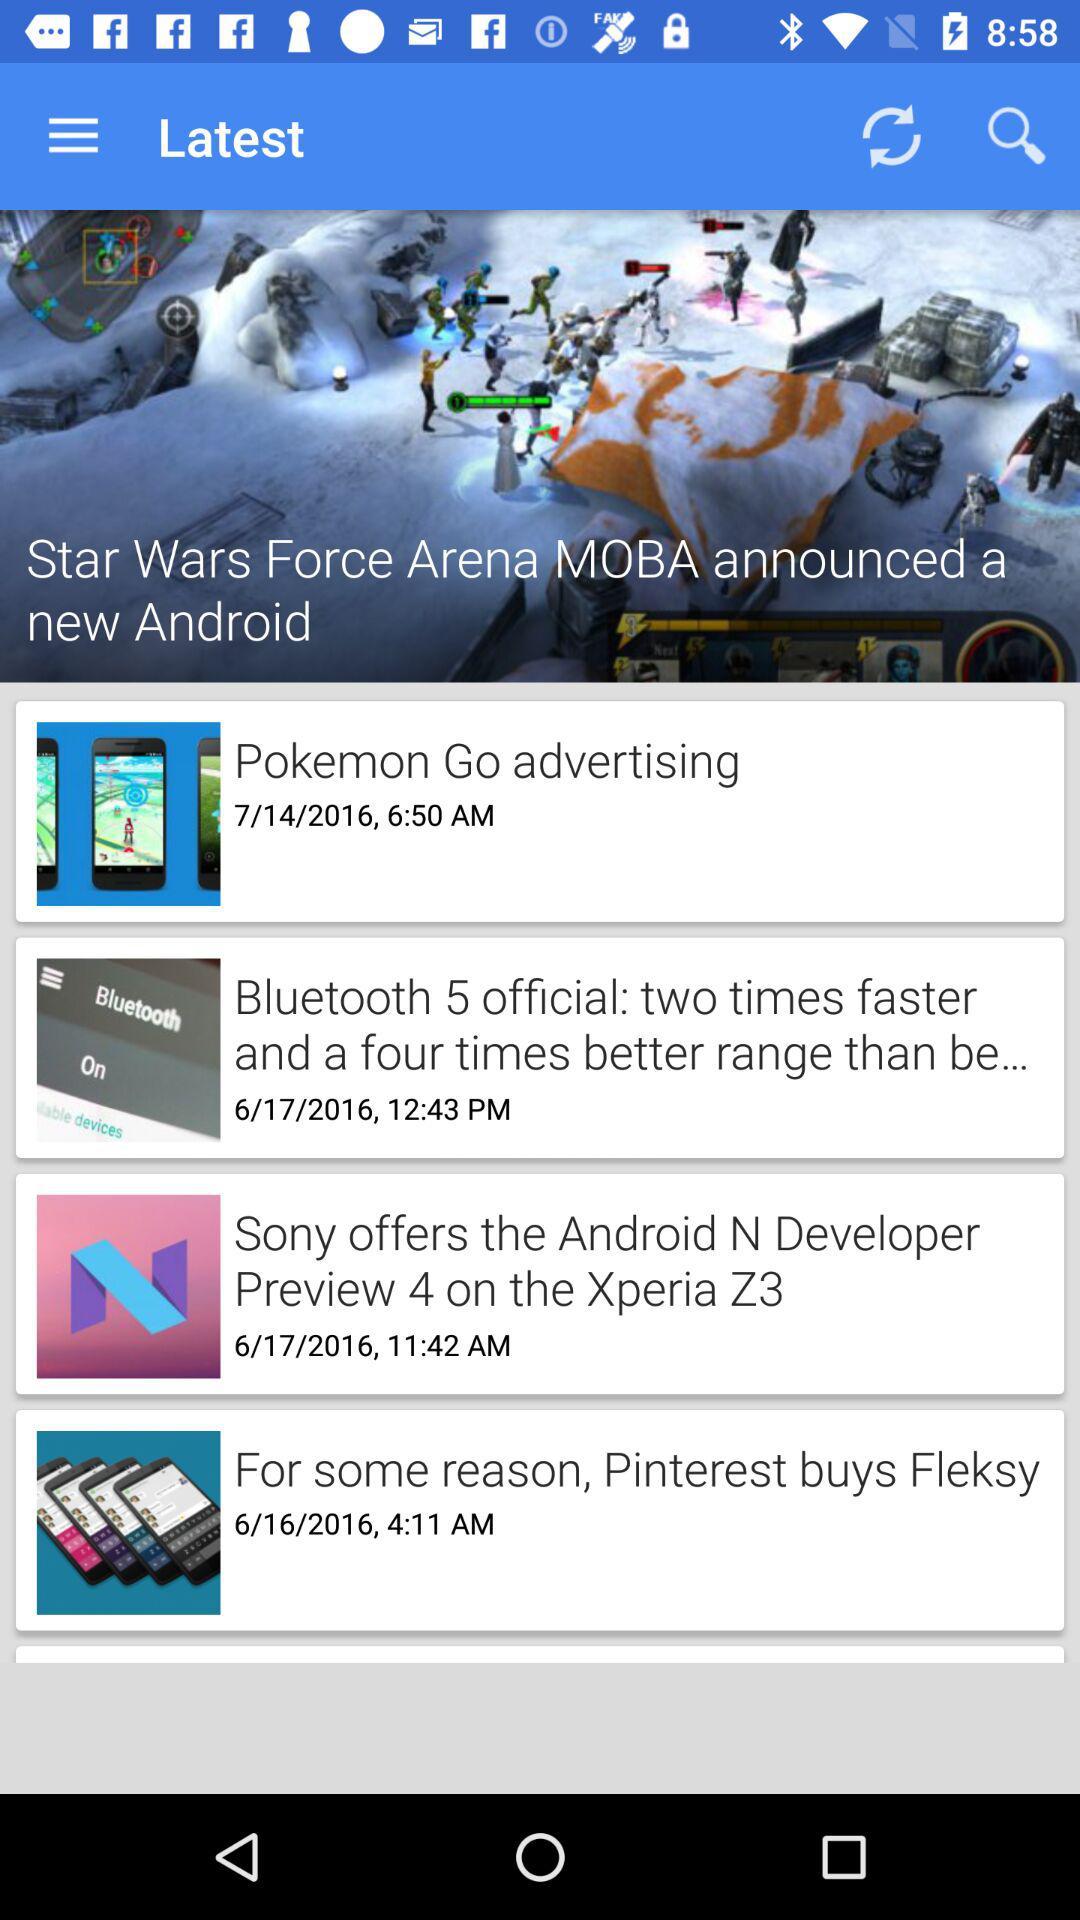 This screenshot has width=1080, height=1920. Describe the element at coordinates (480, 755) in the screenshot. I see `the pokemon go advertising icon` at that location.